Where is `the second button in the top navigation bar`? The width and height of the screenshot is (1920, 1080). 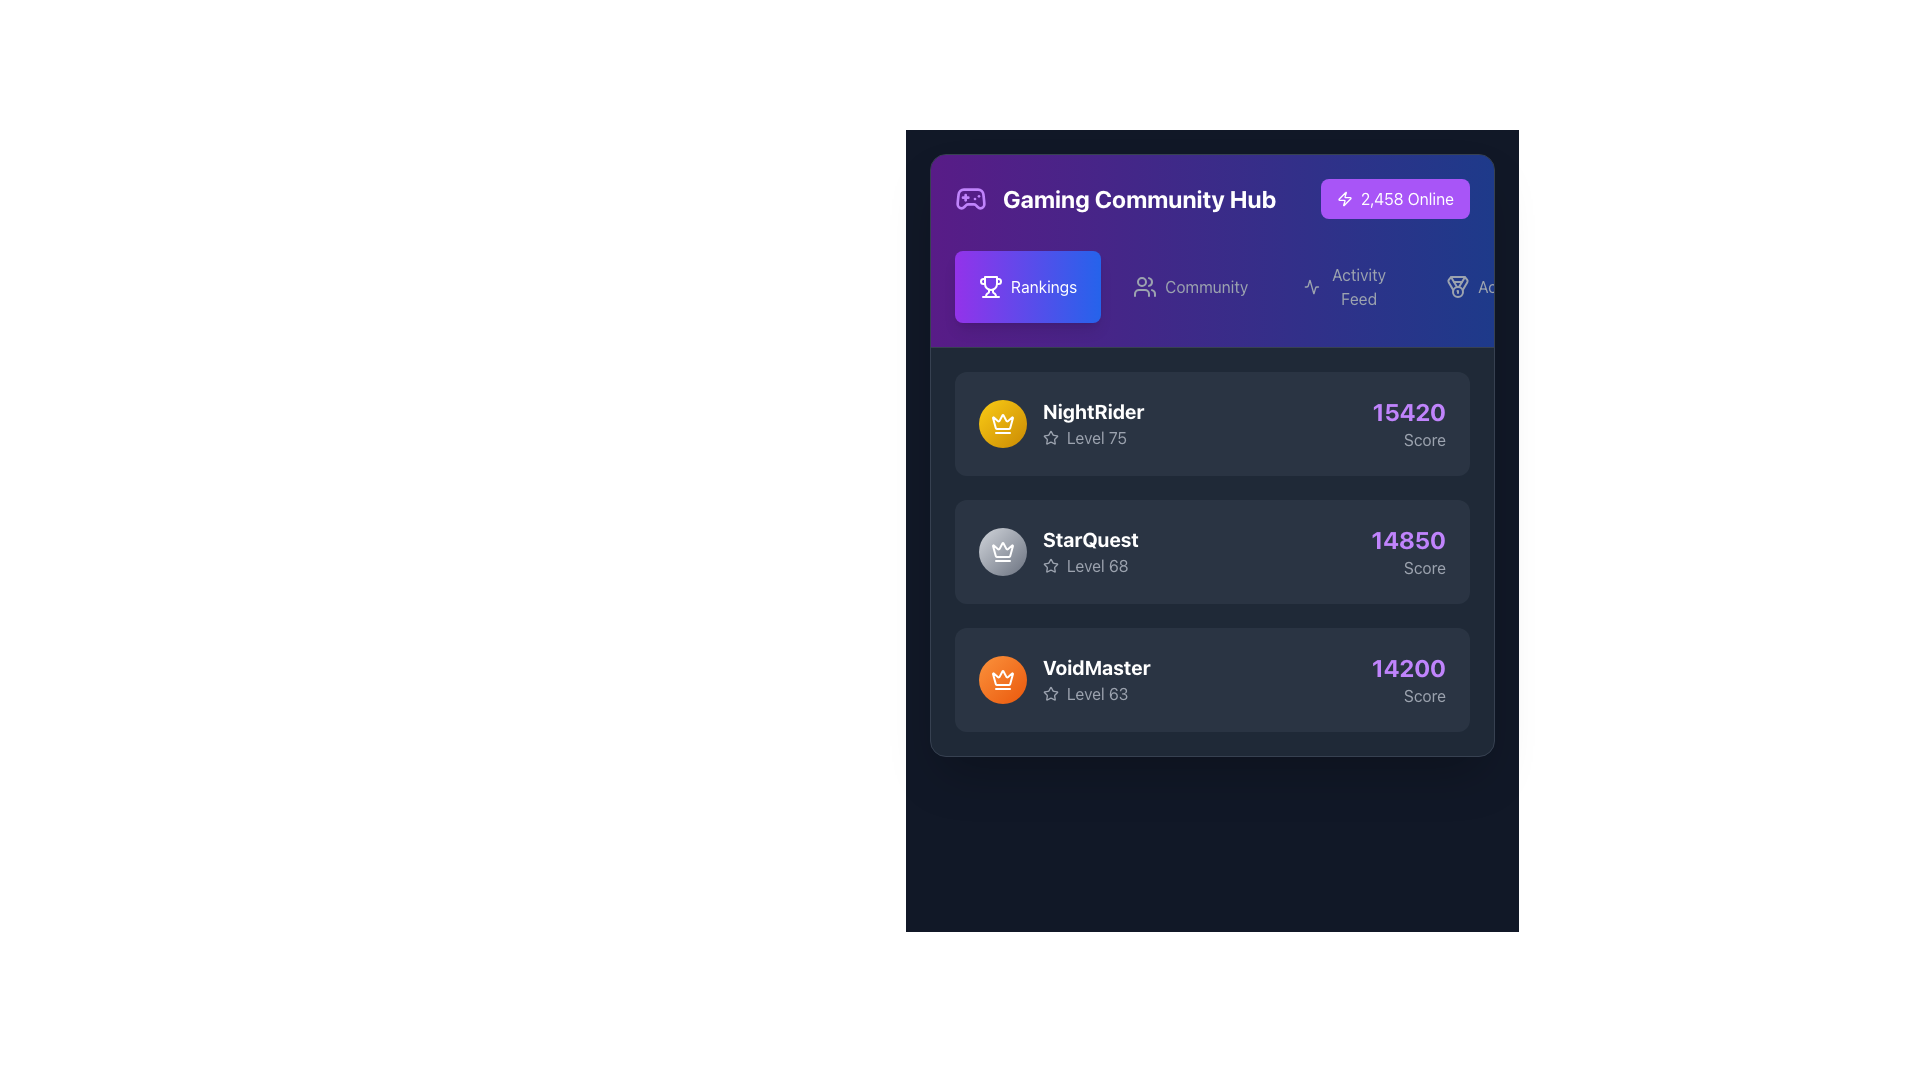 the second button in the top navigation bar is located at coordinates (1190, 286).